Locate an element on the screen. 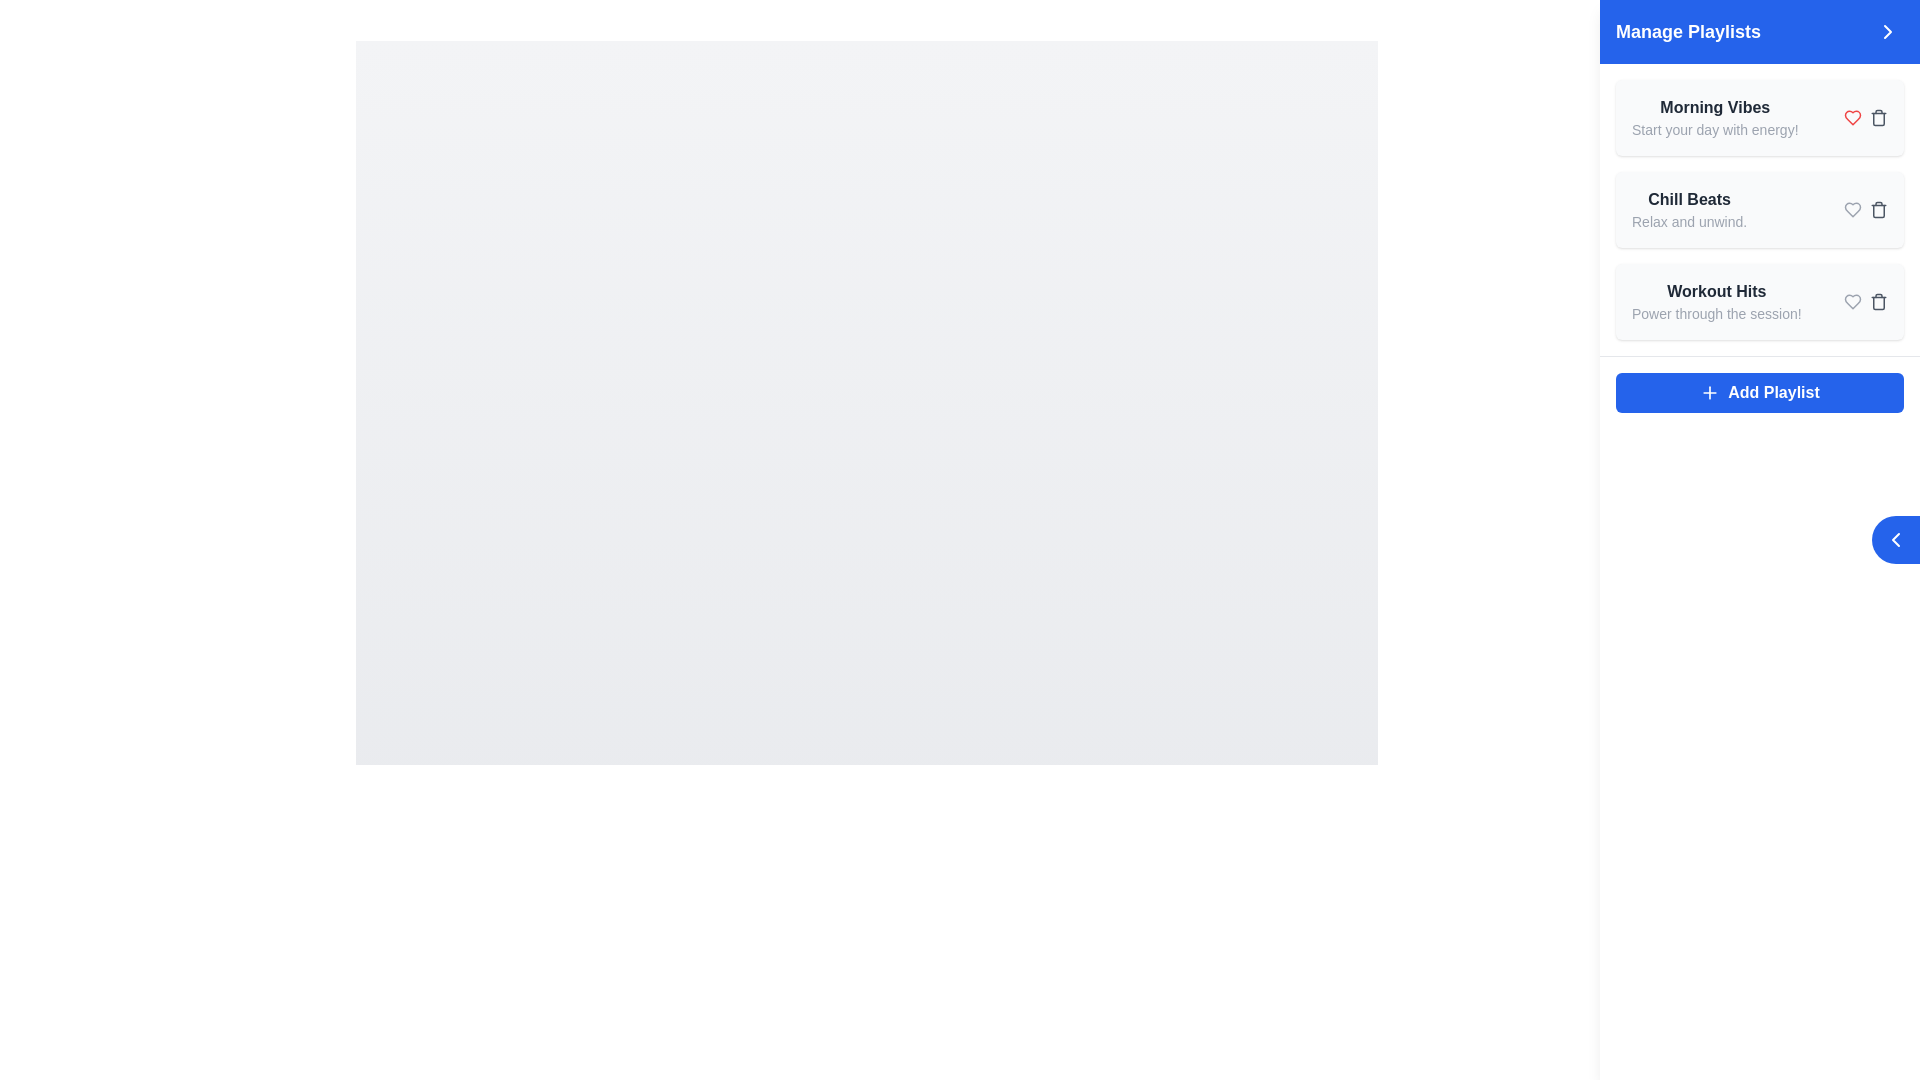 This screenshot has height=1080, width=1920. the navigation icon located in the top-right corner of the interface, which serves as a visual indicator for interaction possibilities is located at coordinates (1895, 540).